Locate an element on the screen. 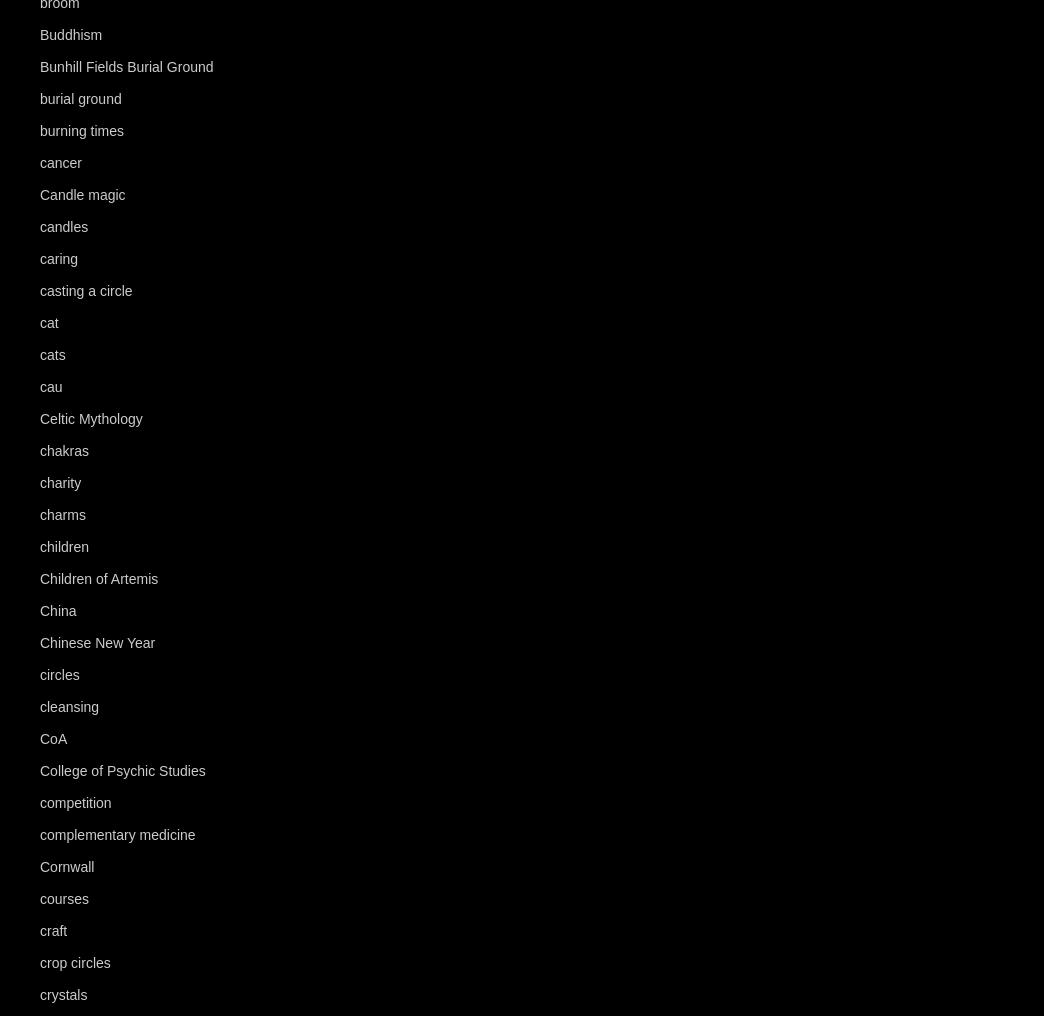 The width and height of the screenshot is (1044, 1016). 'Cornwall' is located at coordinates (67, 866).